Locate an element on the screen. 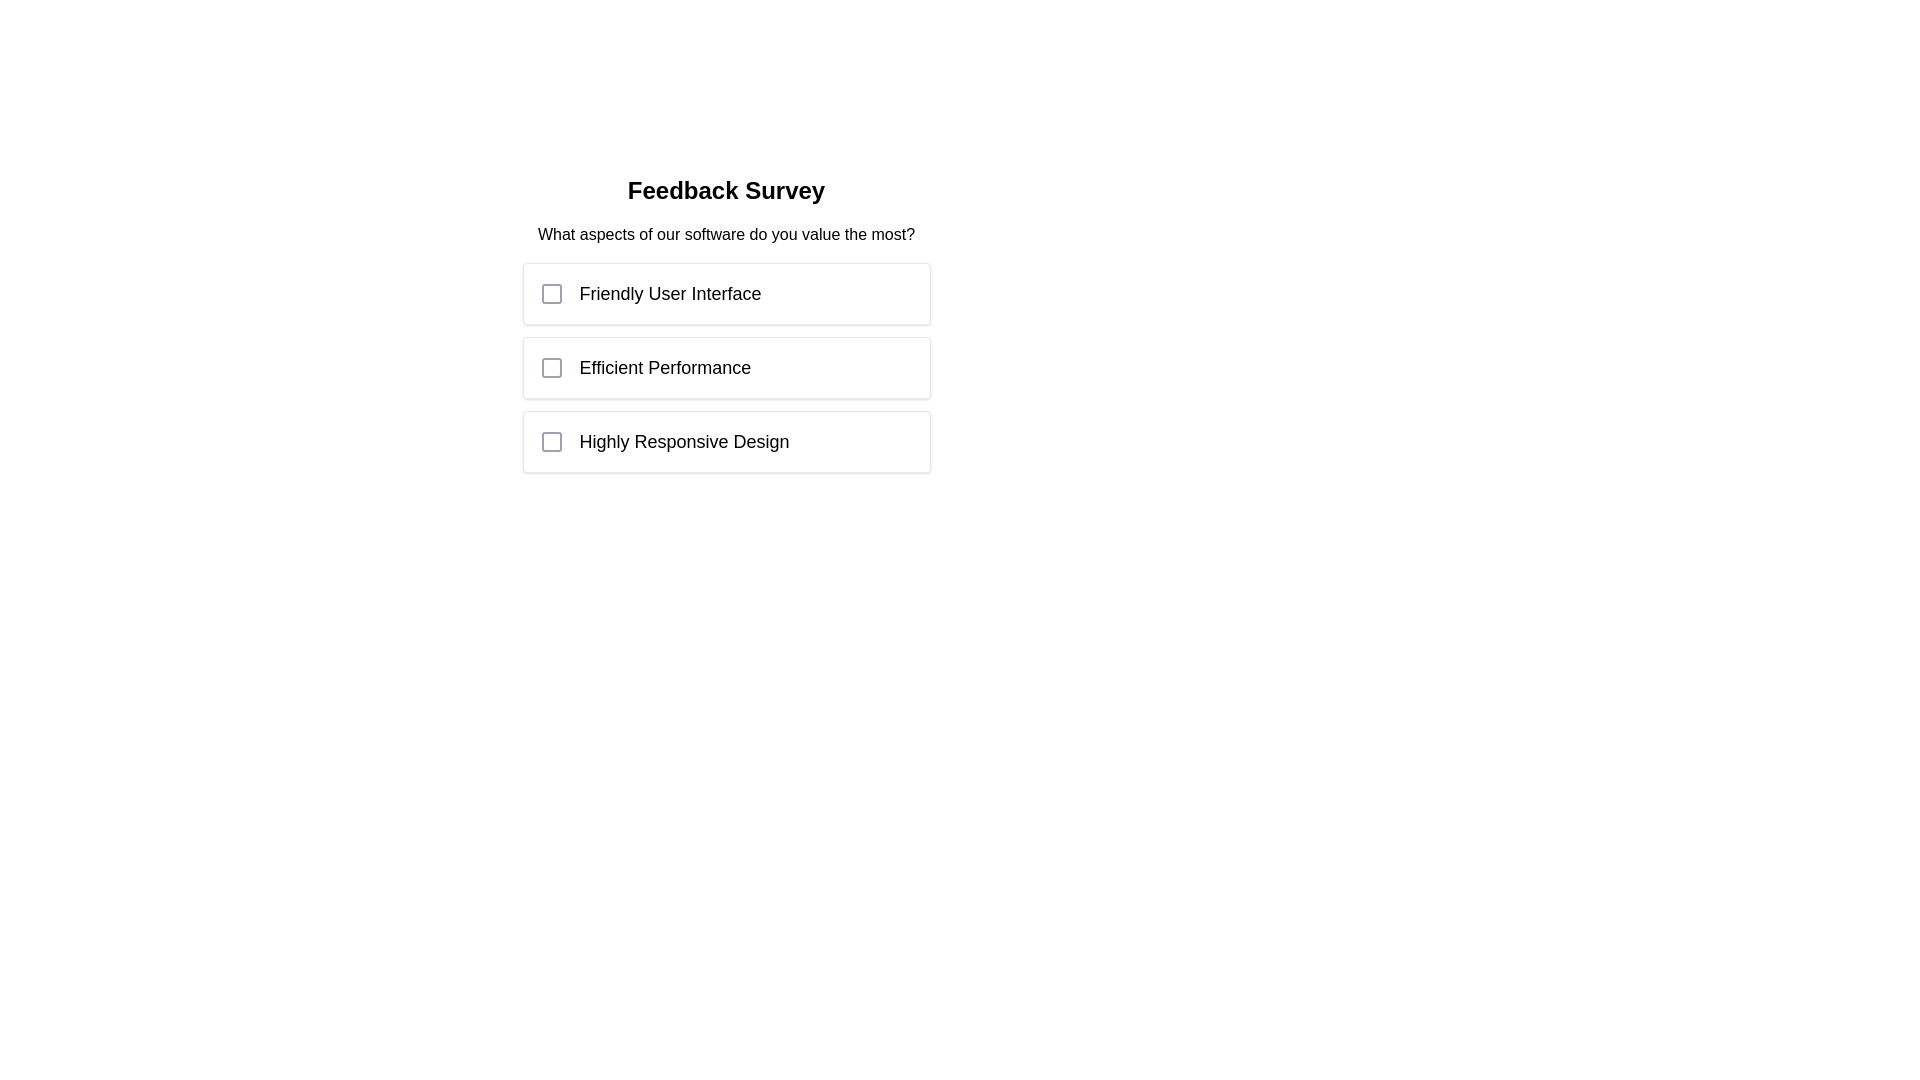 The height and width of the screenshot is (1080, 1920). on the second checkbox element in the survey interface, located is located at coordinates (551, 367).